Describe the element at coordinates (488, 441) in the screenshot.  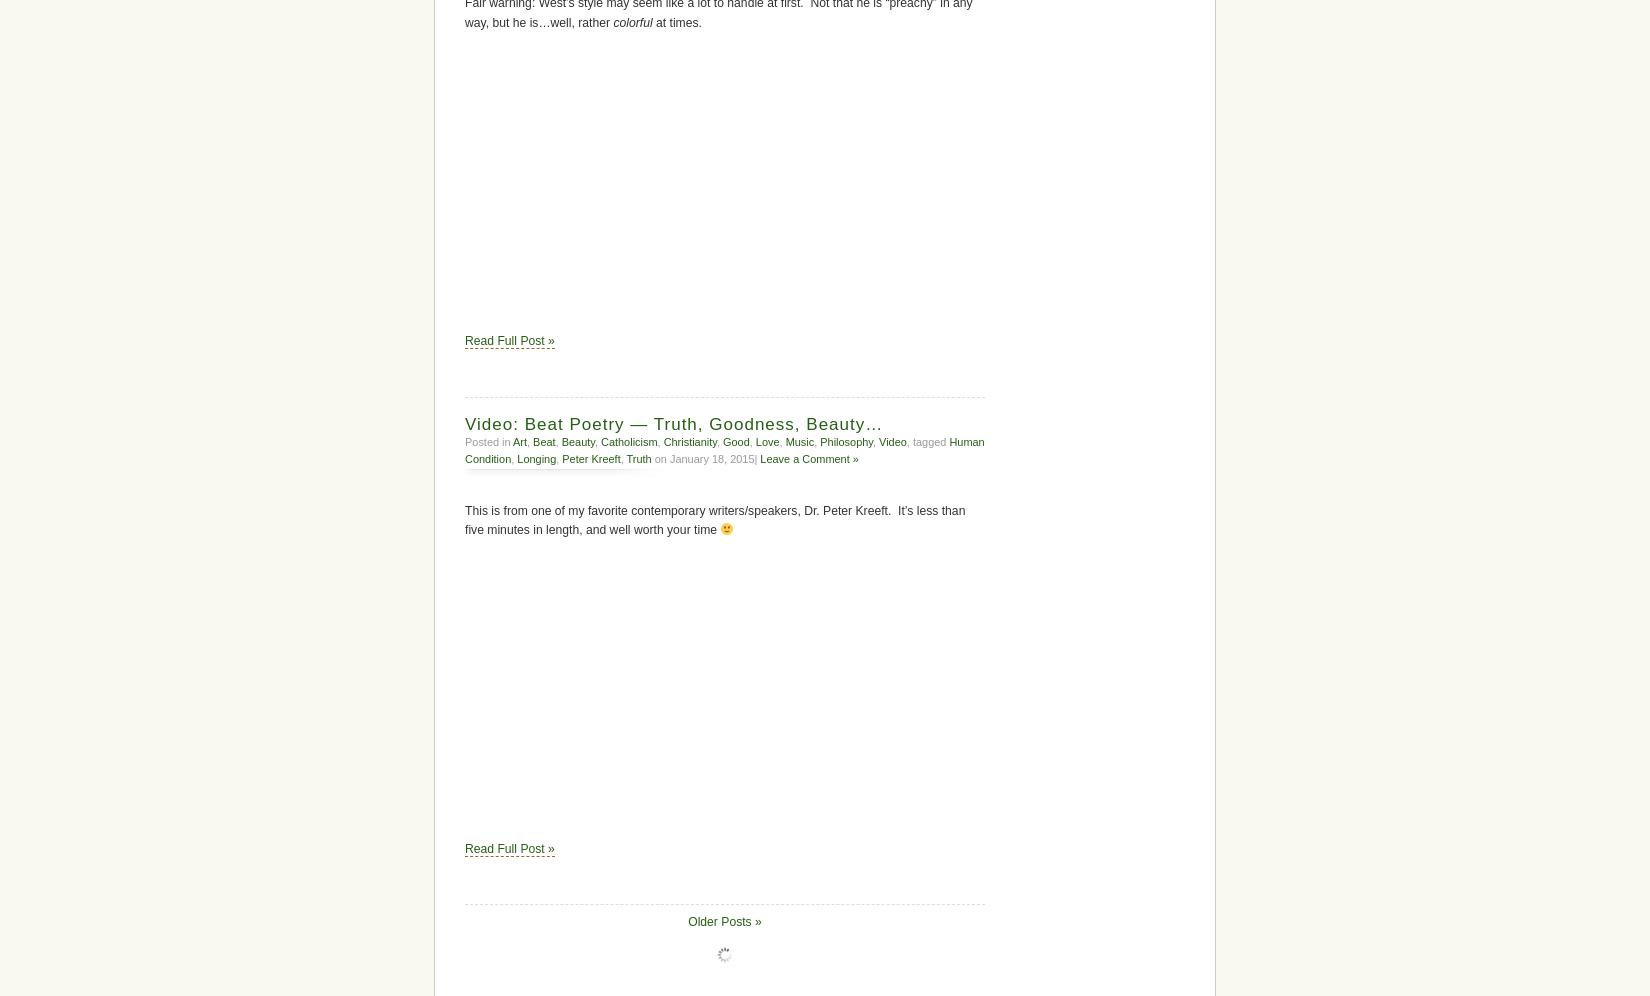
I see `'Posted in'` at that location.